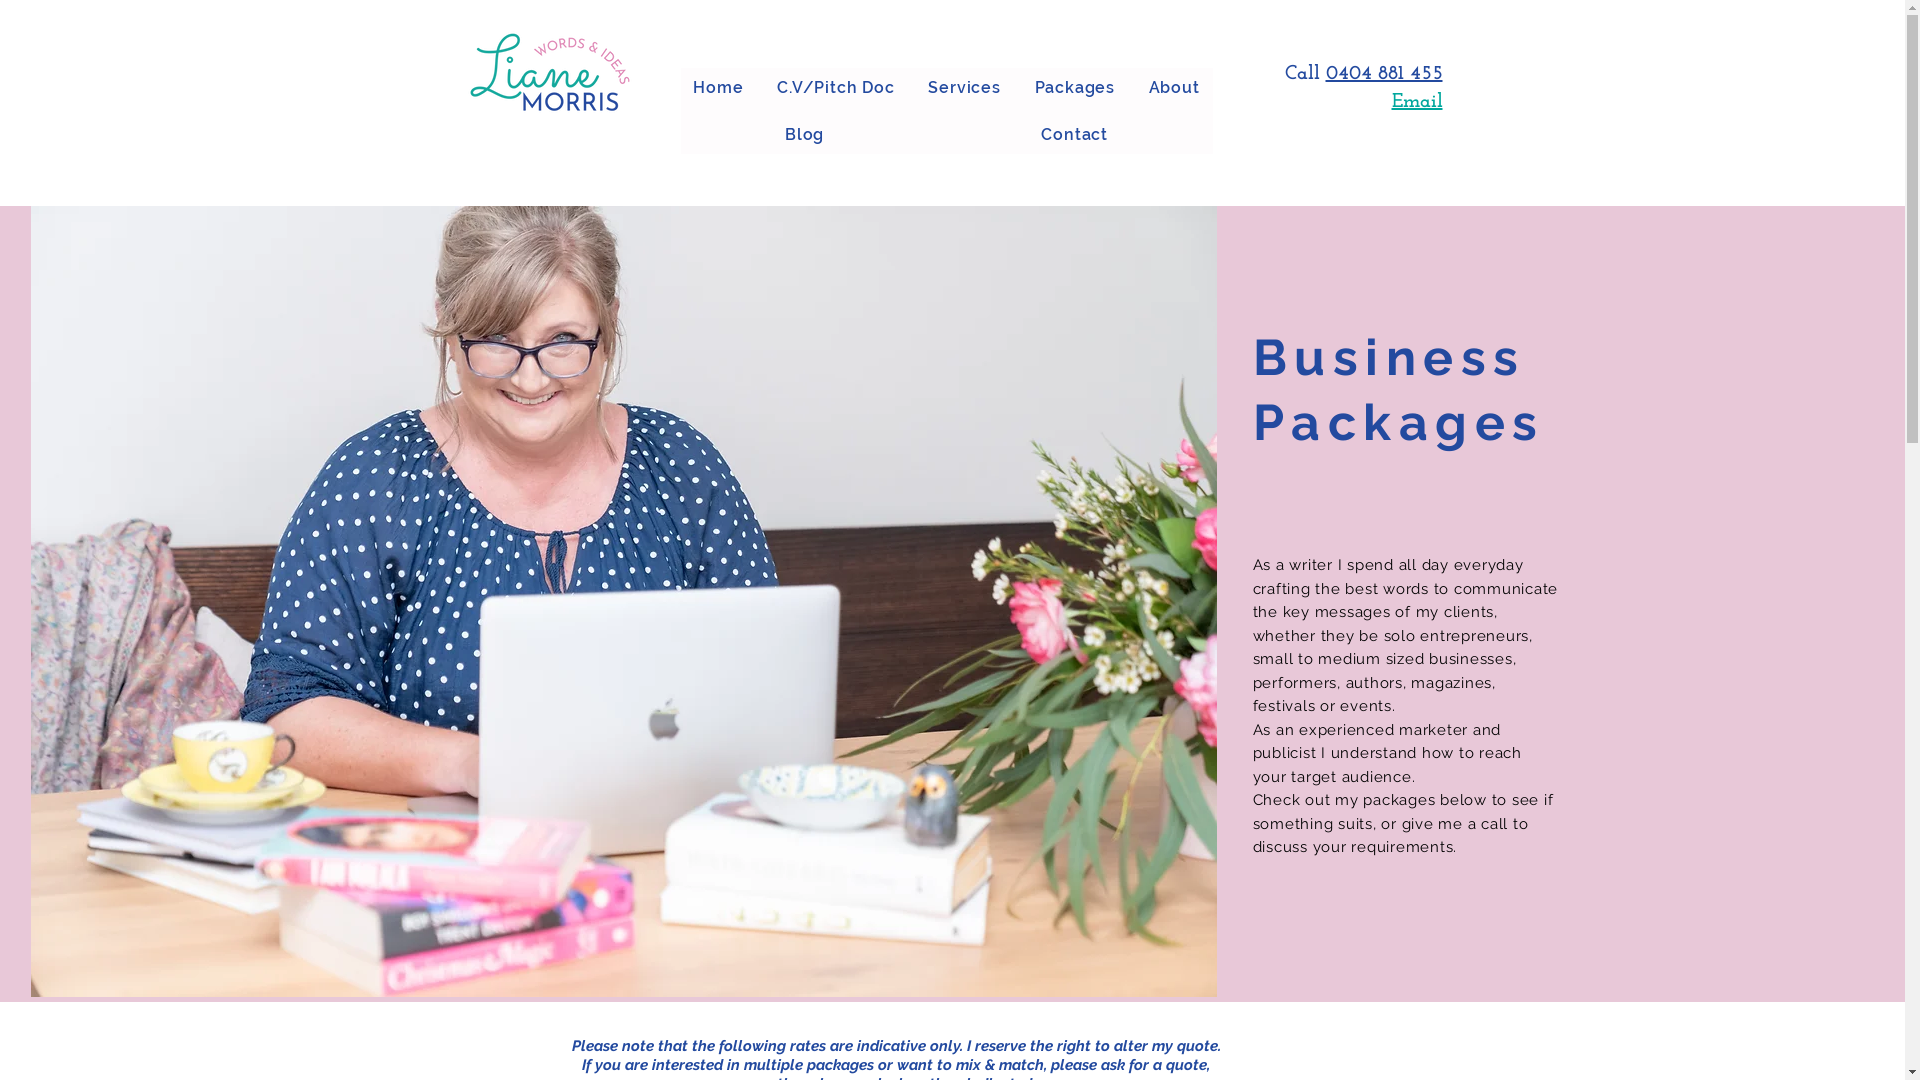 This screenshot has width=1920, height=1080. Describe the element at coordinates (835, 86) in the screenshot. I see `'C.V/Pitch Doc'` at that location.